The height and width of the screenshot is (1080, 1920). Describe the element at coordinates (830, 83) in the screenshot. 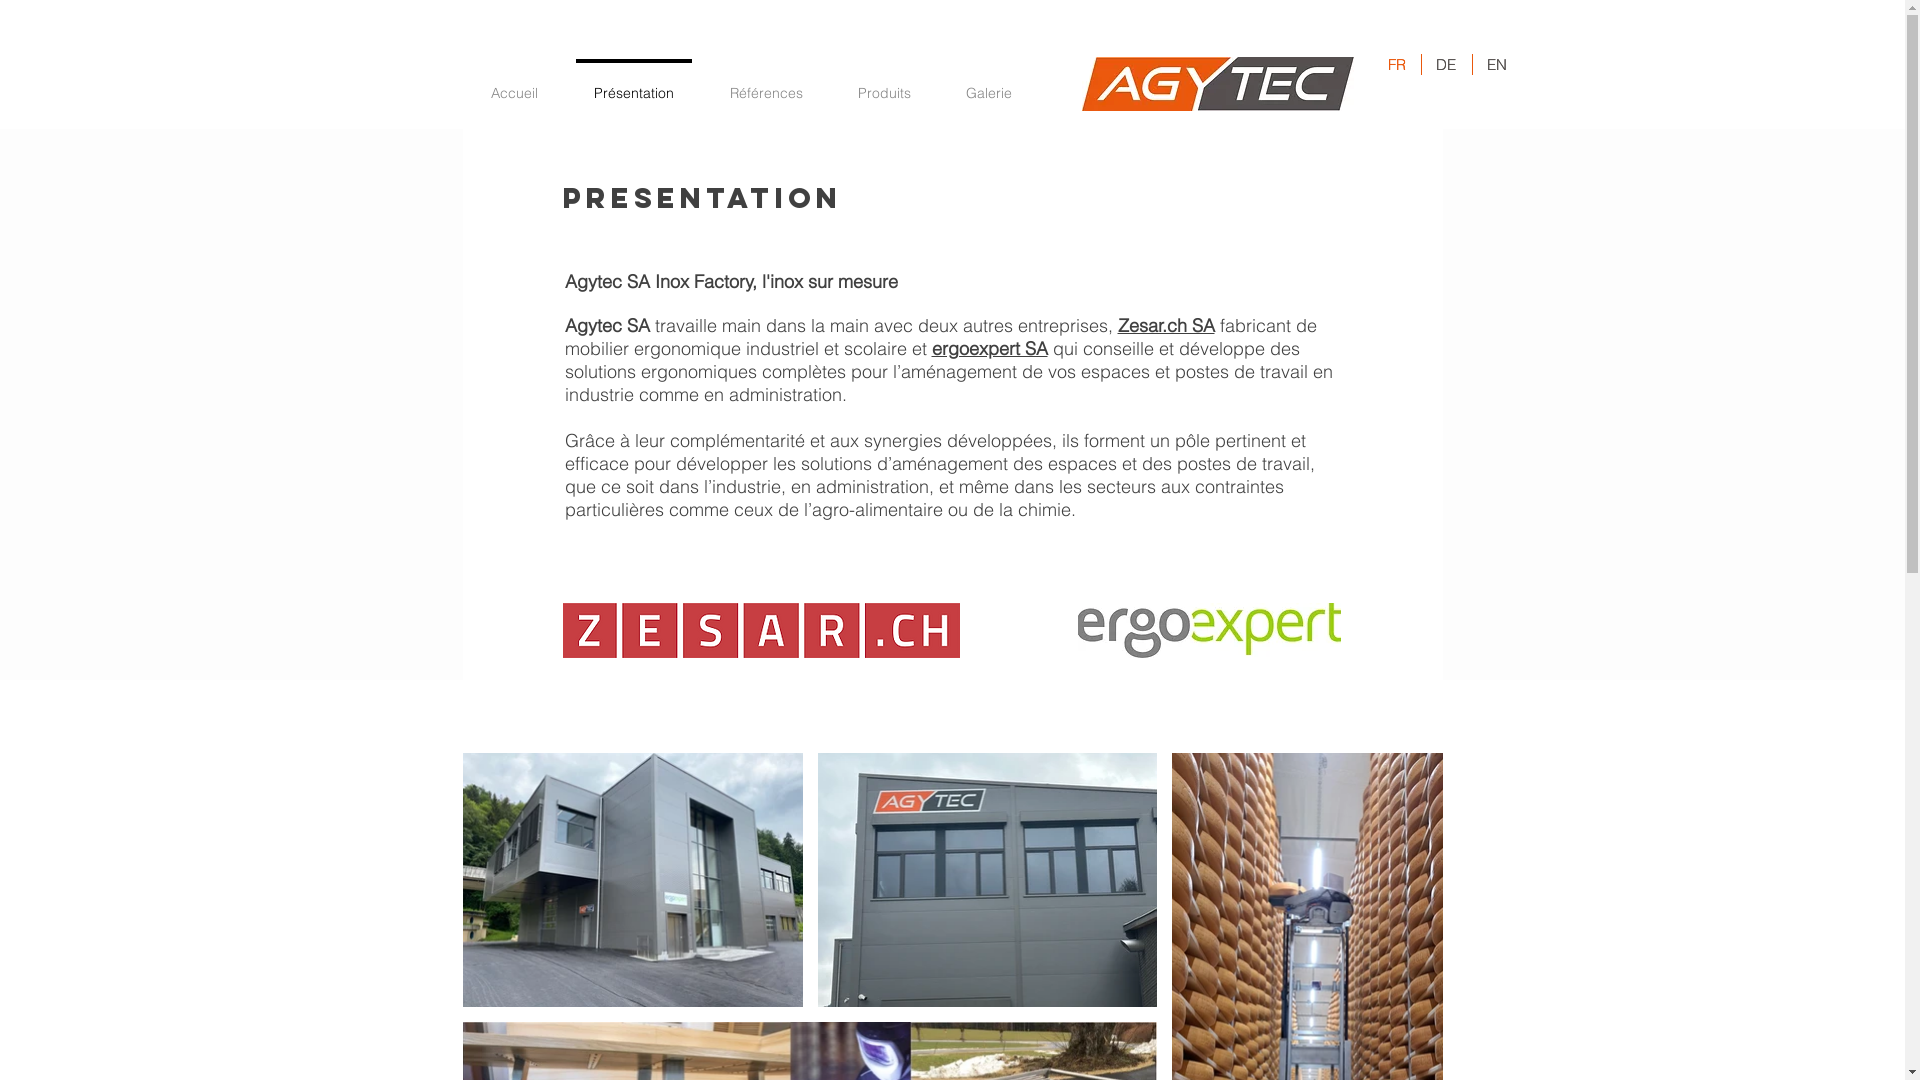

I see `'Produits'` at that location.